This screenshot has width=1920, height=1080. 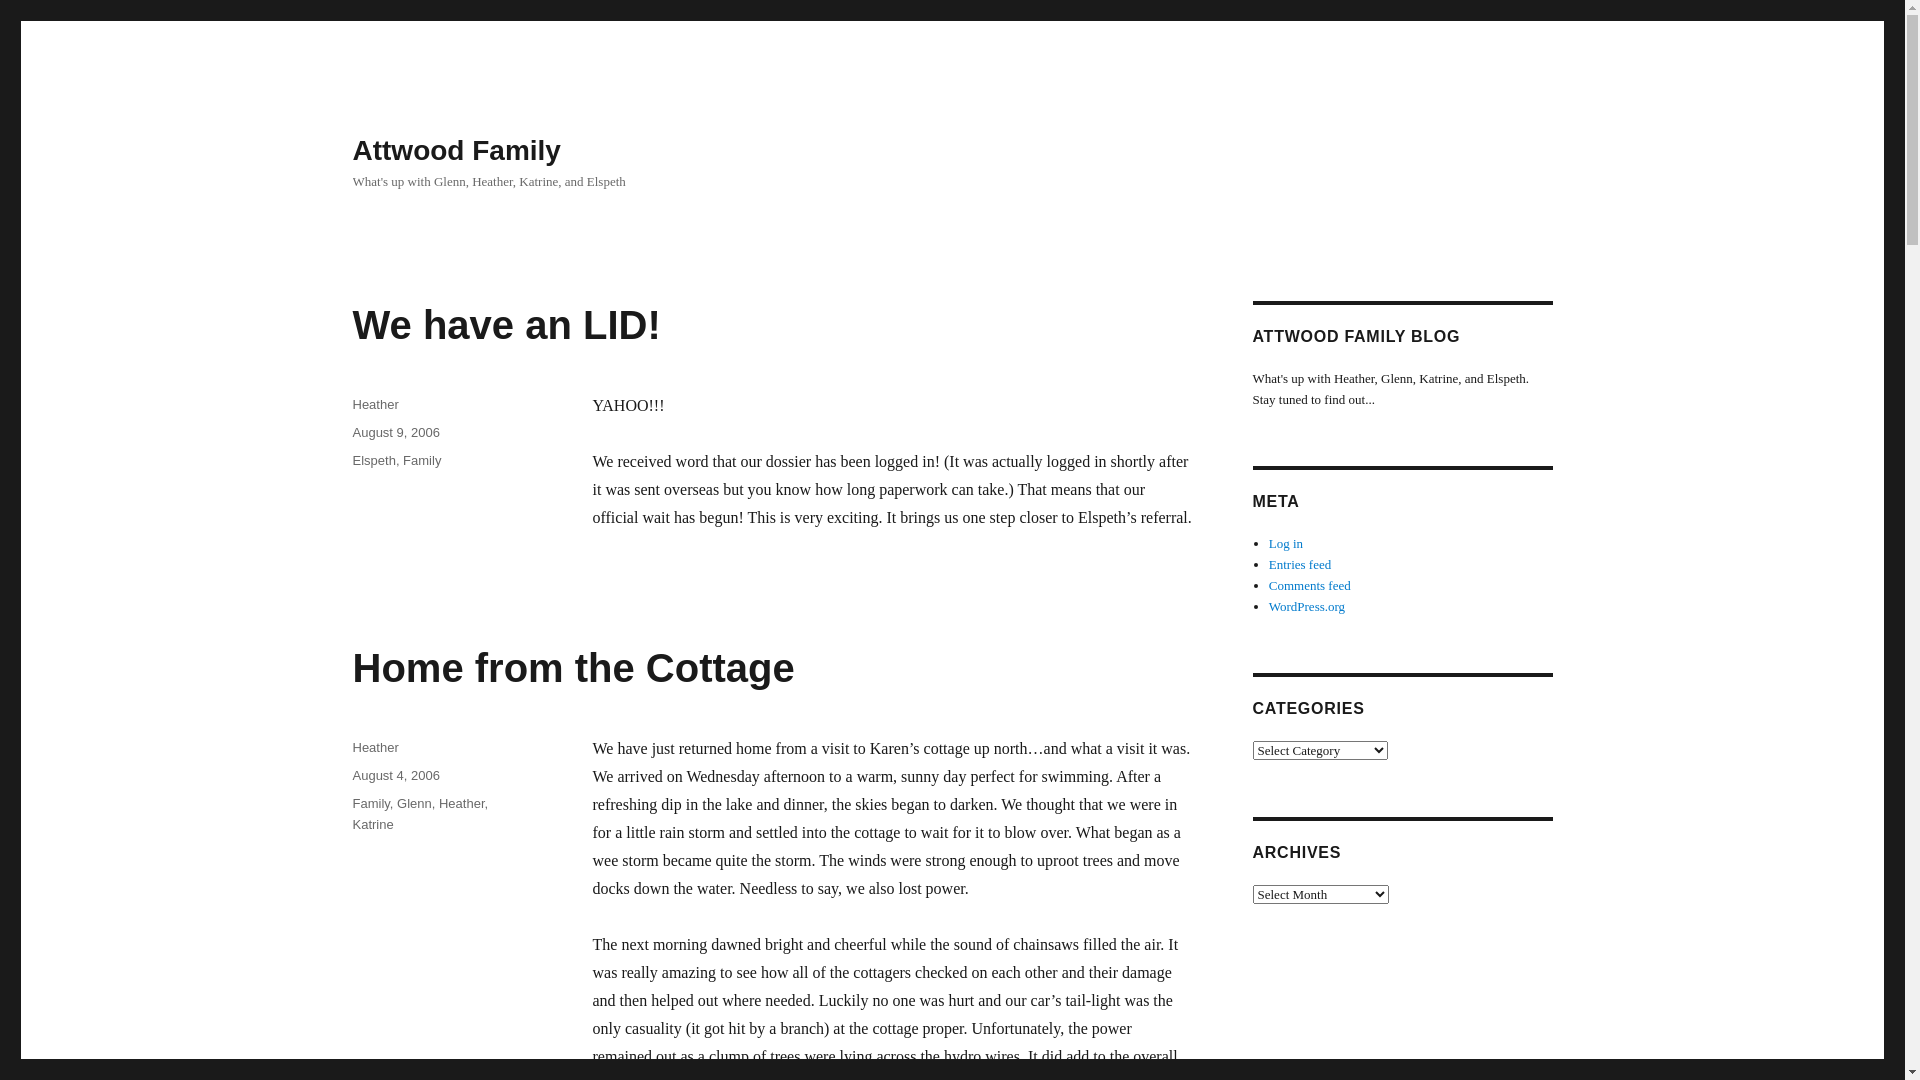 I want to click on 'August 9, 2006', so click(x=395, y=431).